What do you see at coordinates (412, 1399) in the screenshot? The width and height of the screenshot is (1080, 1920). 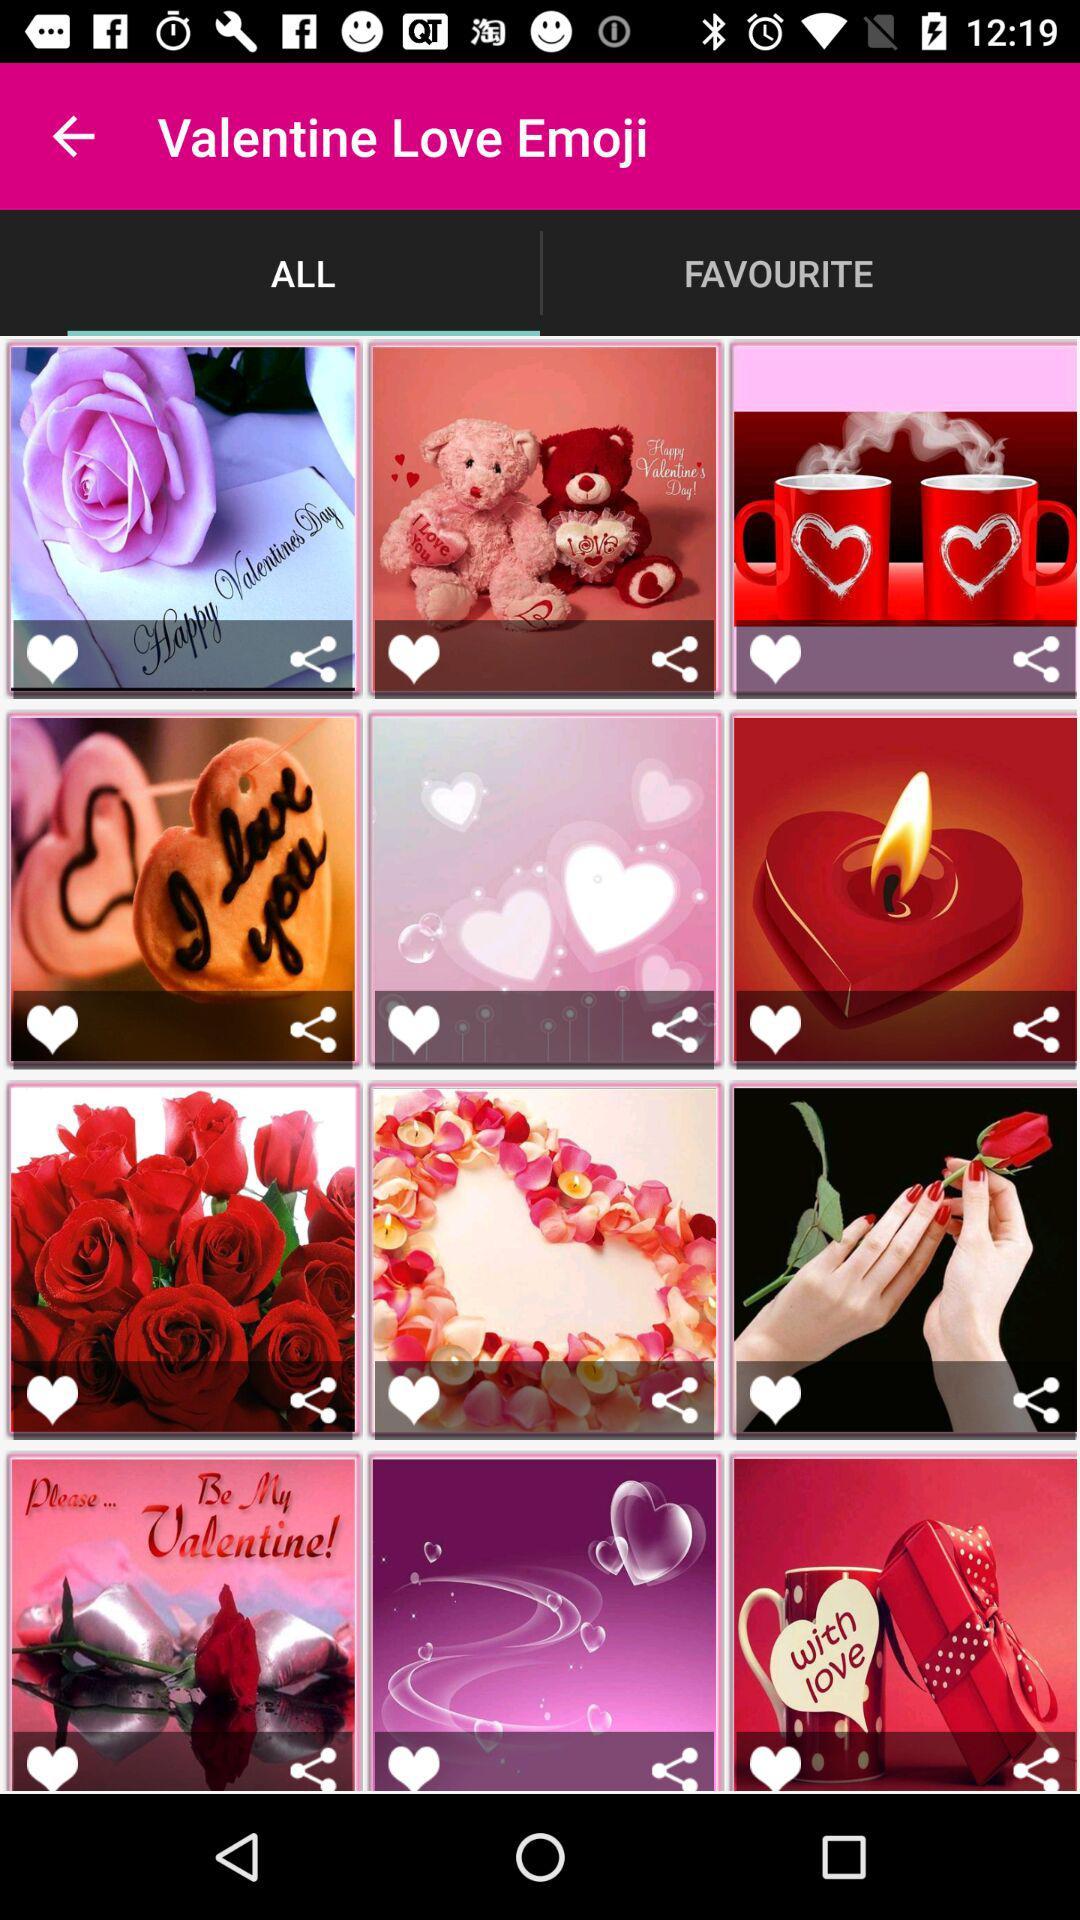 I see `like picture` at bounding box center [412, 1399].